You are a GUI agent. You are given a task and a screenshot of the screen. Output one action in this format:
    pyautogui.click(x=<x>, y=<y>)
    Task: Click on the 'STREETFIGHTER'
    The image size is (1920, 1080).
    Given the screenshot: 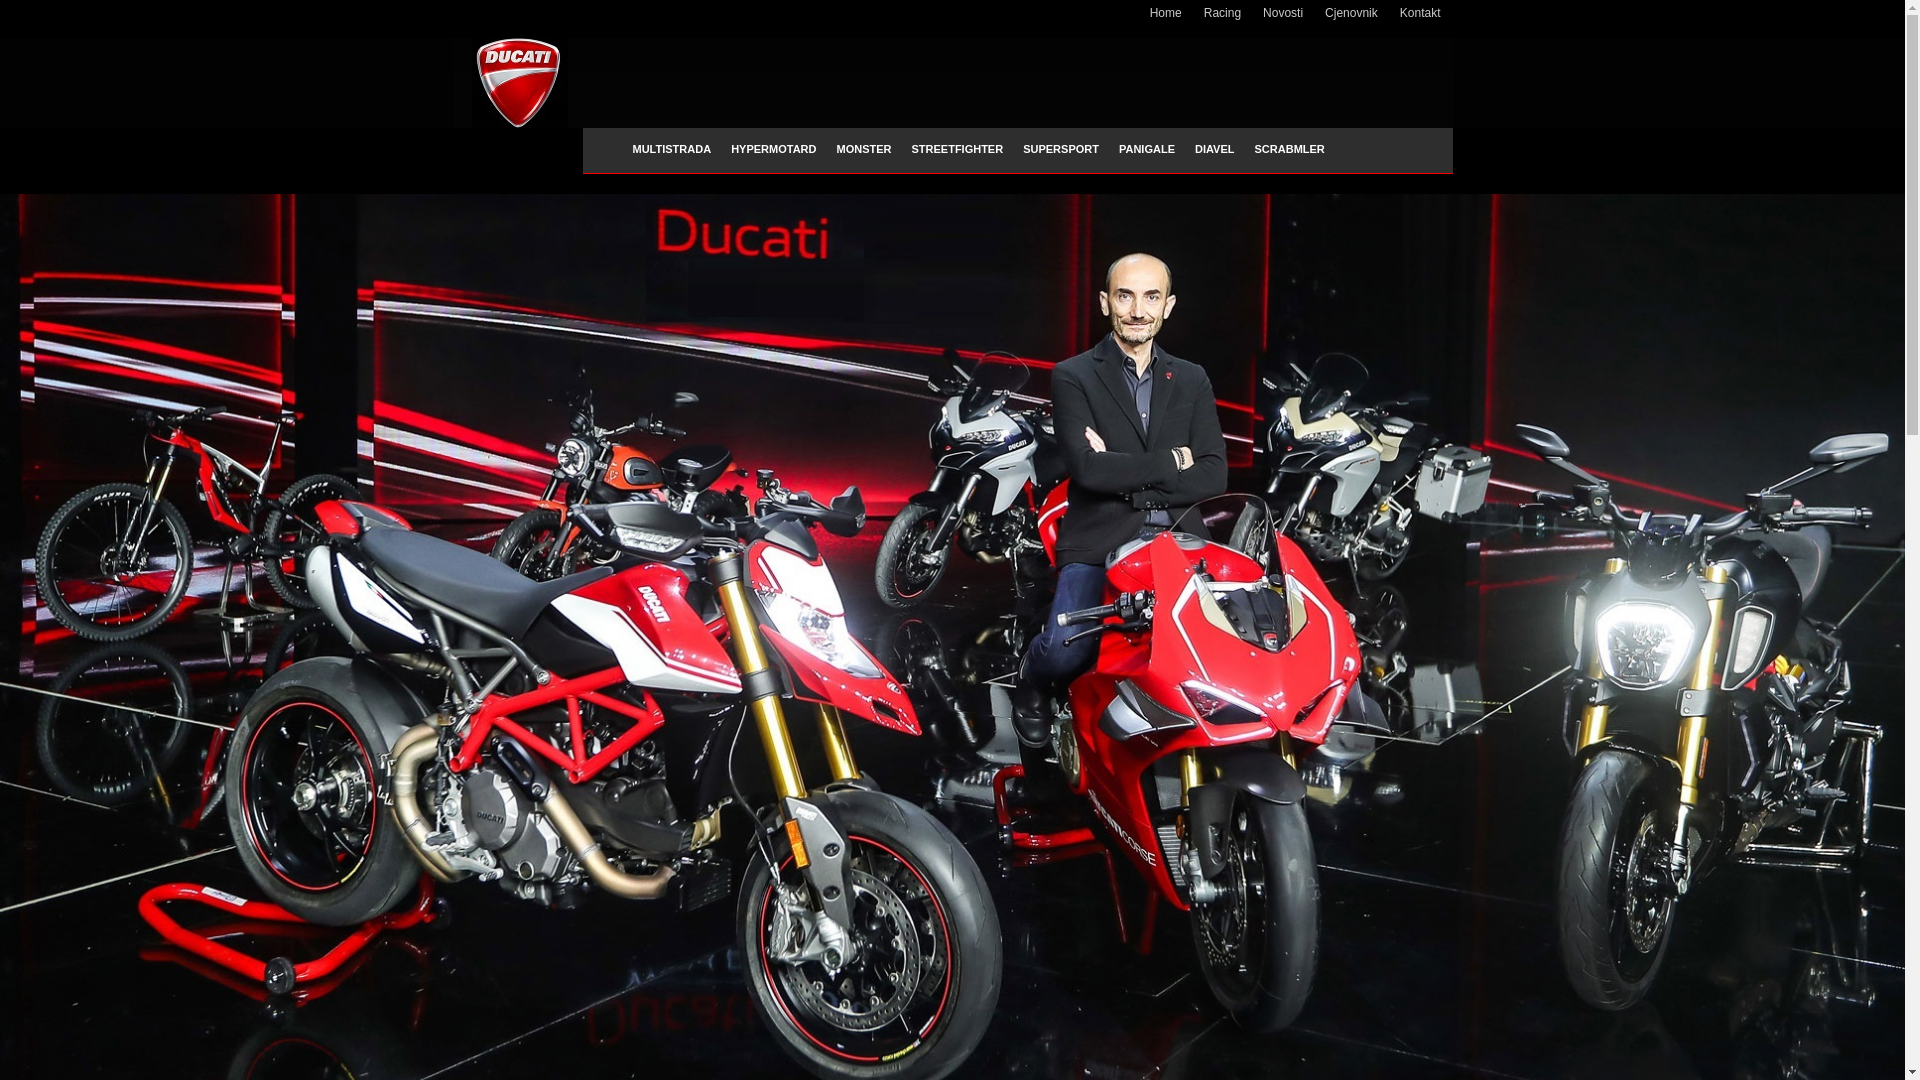 What is the action you would take?
    pyautogui.click(x=955, y=148)
    